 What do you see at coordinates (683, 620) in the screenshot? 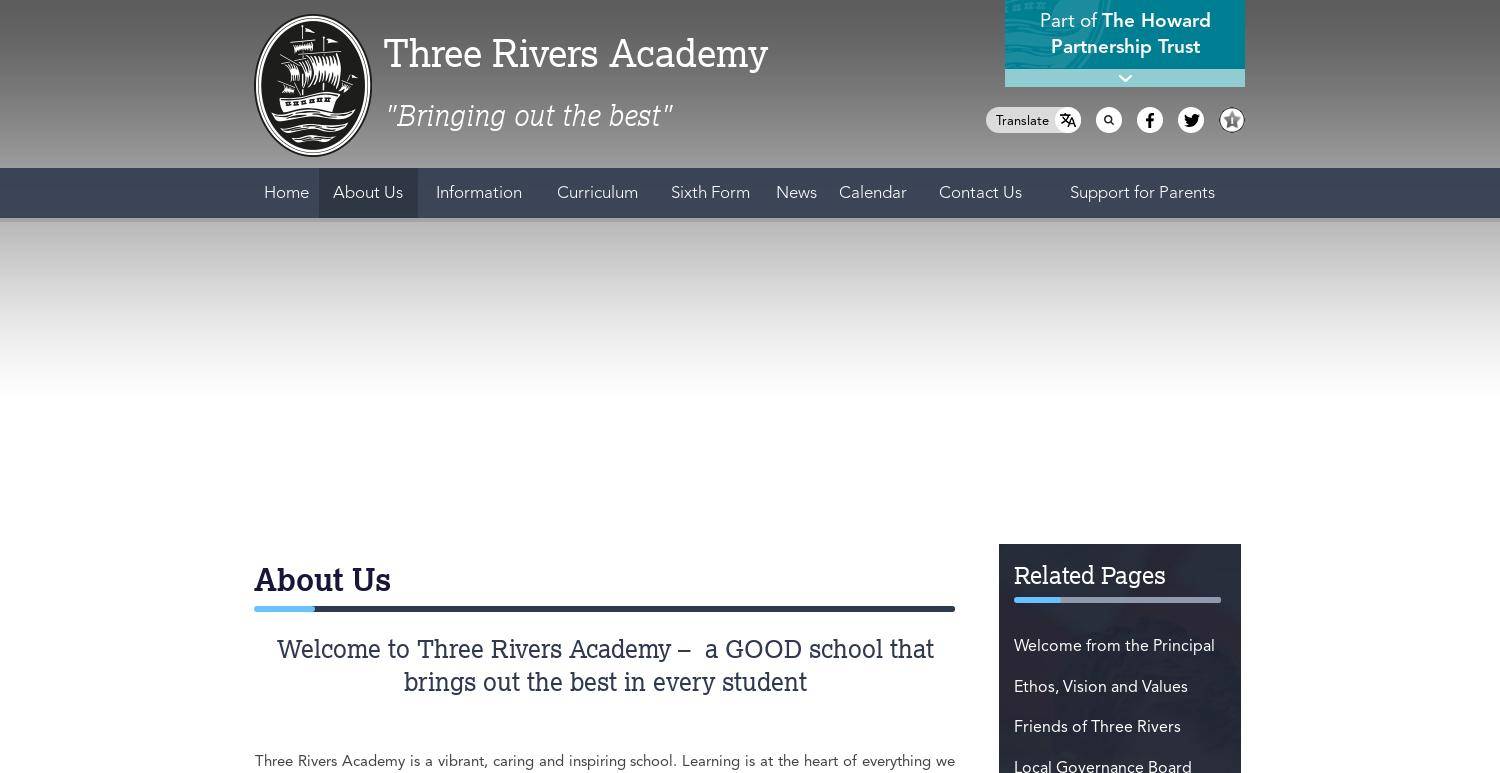
I see `'All Dates'` at bounding box center [683, 620].